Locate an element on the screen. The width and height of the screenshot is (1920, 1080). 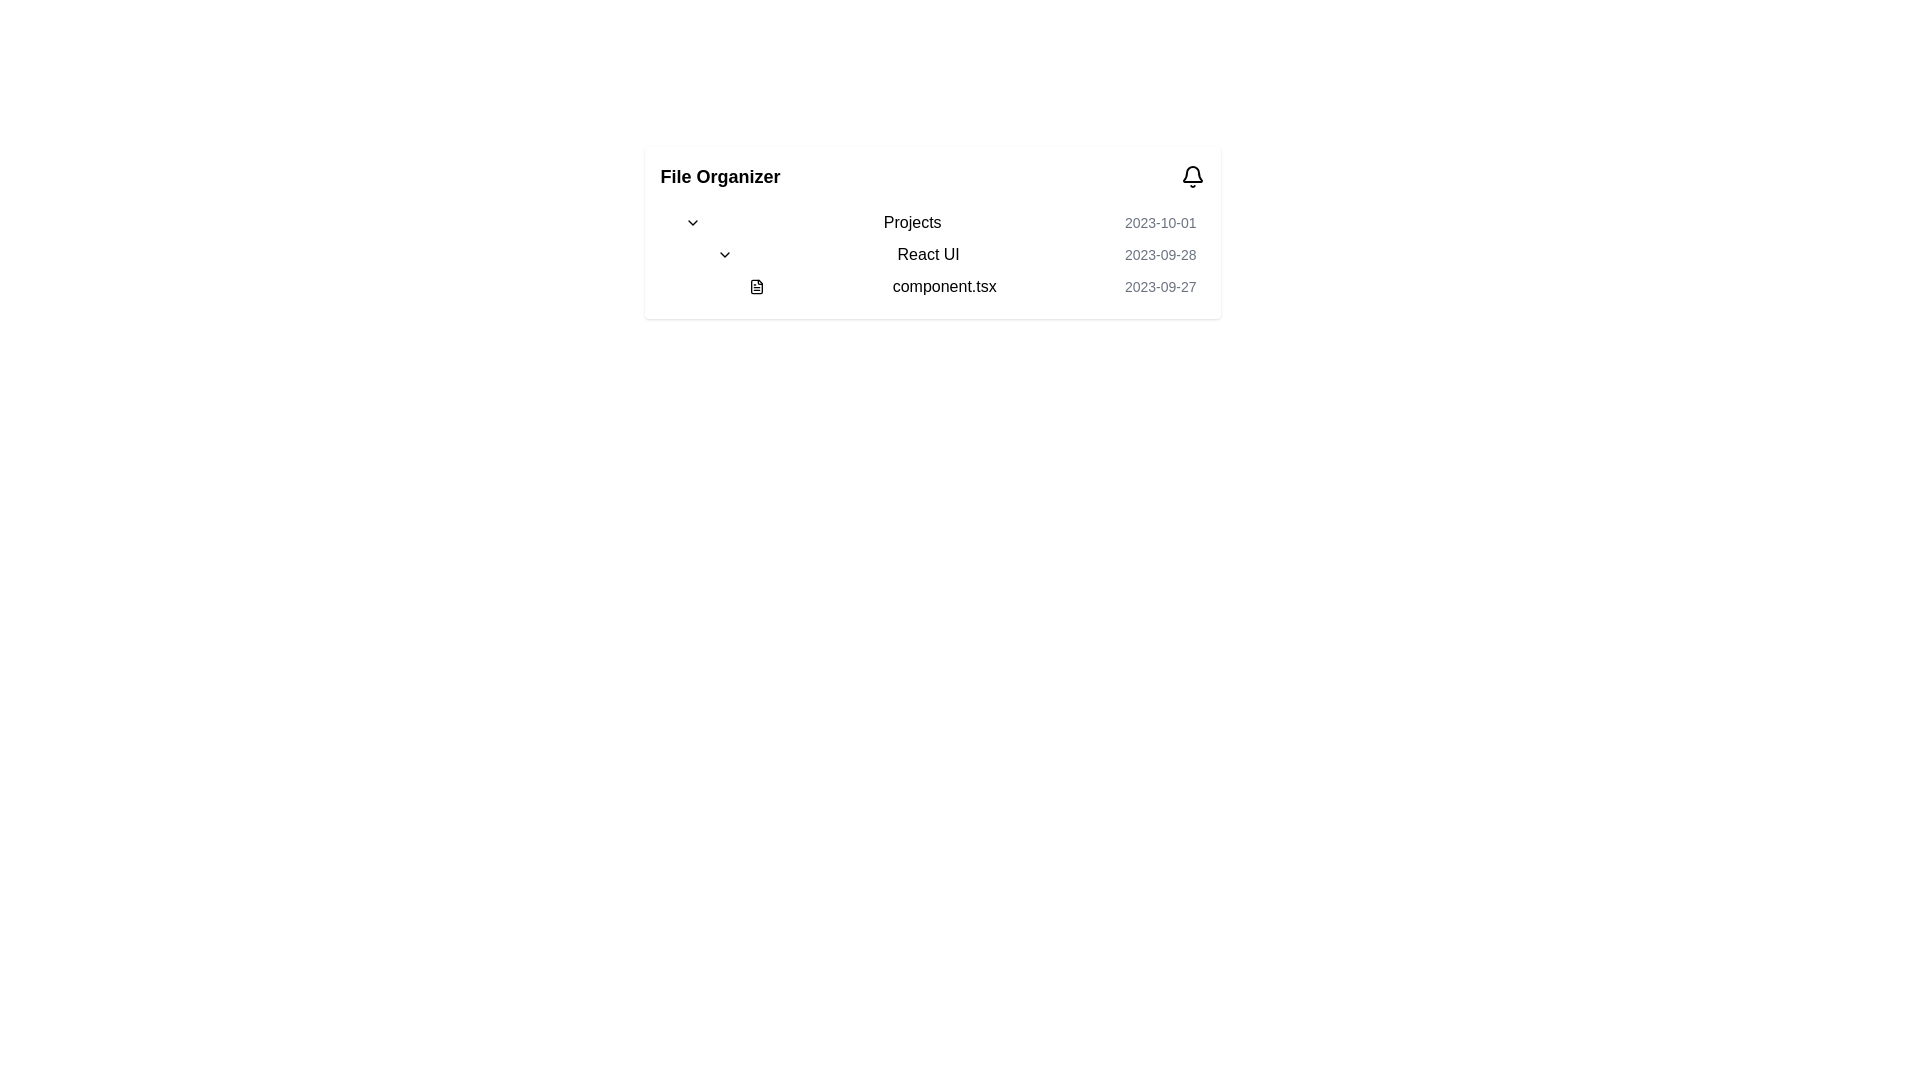
the chevron icon located to the left of the 'React UI' text to trigger hover effects is located at coordinates (723, 253).